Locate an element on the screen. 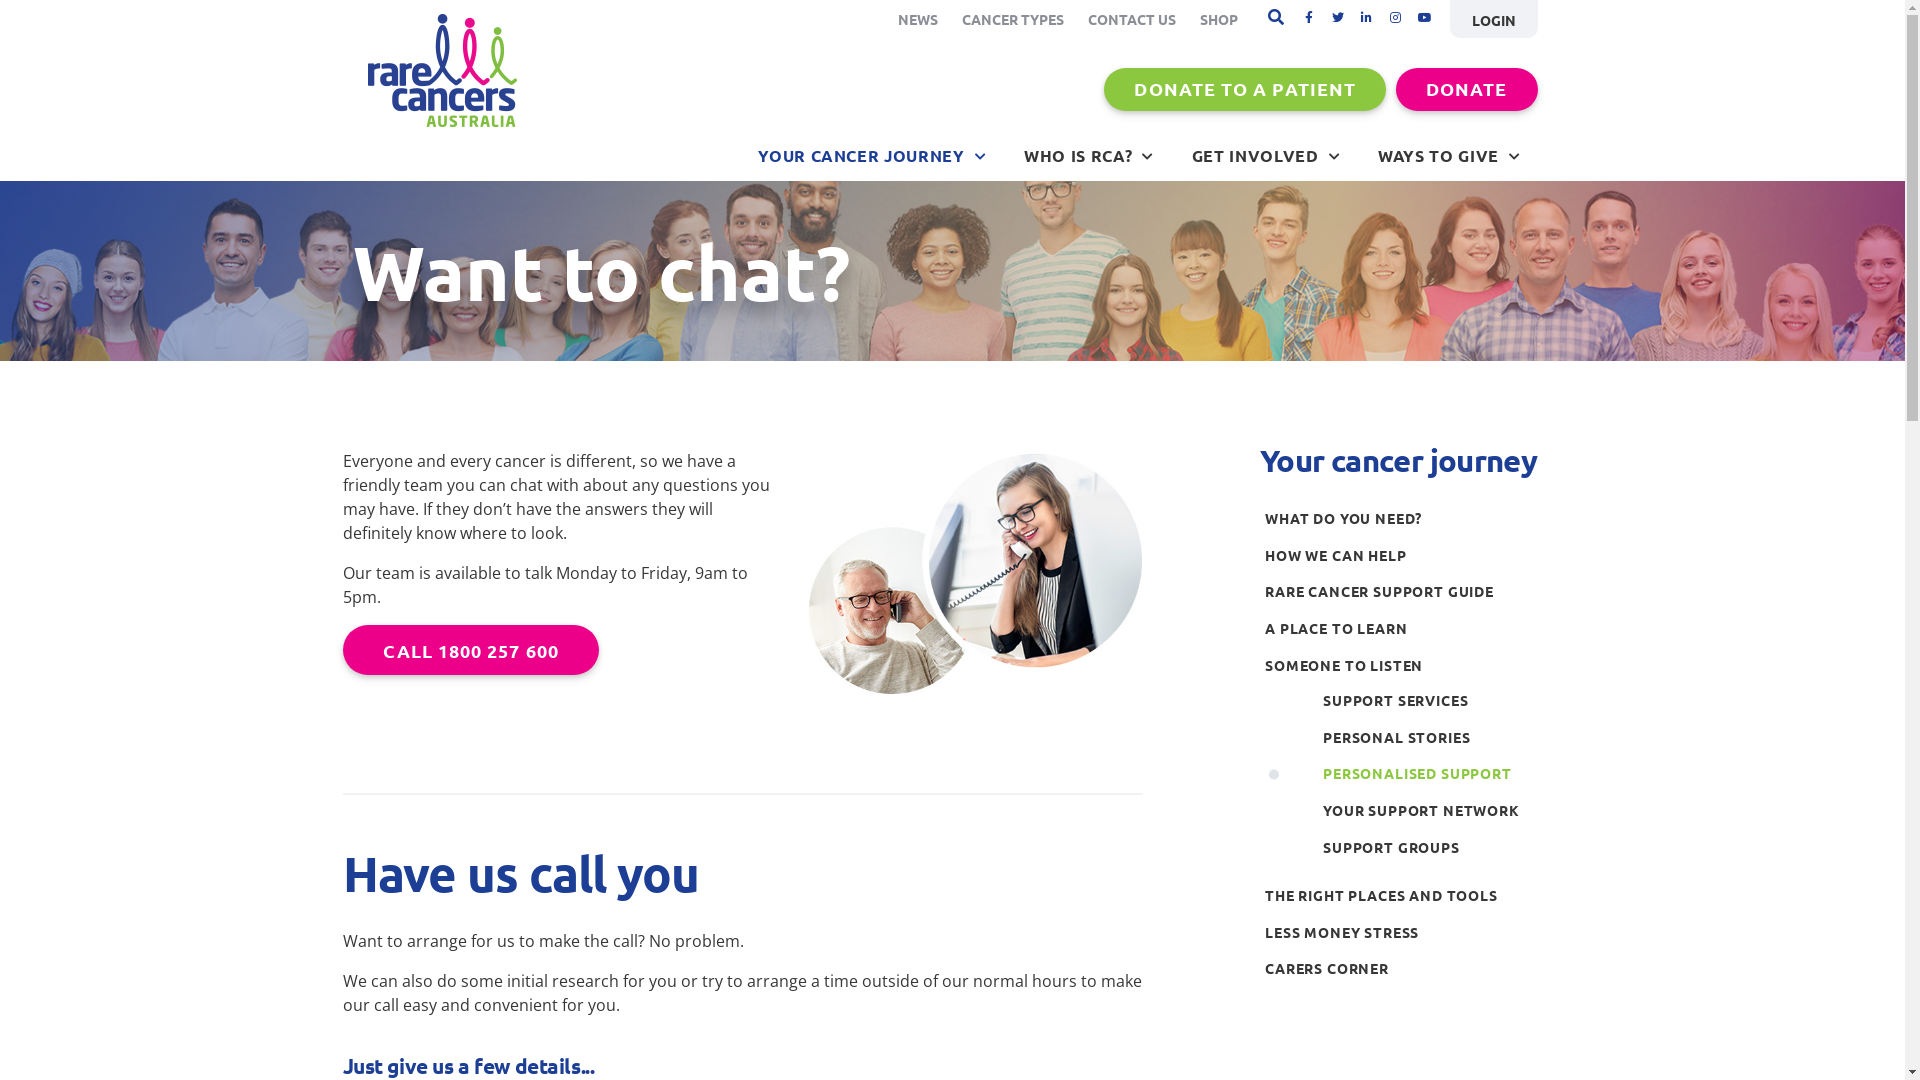 This screenshot has width=1920, height=1080. 'SOMEONE TO LISTEN' is located at coordinates (1405, 665).